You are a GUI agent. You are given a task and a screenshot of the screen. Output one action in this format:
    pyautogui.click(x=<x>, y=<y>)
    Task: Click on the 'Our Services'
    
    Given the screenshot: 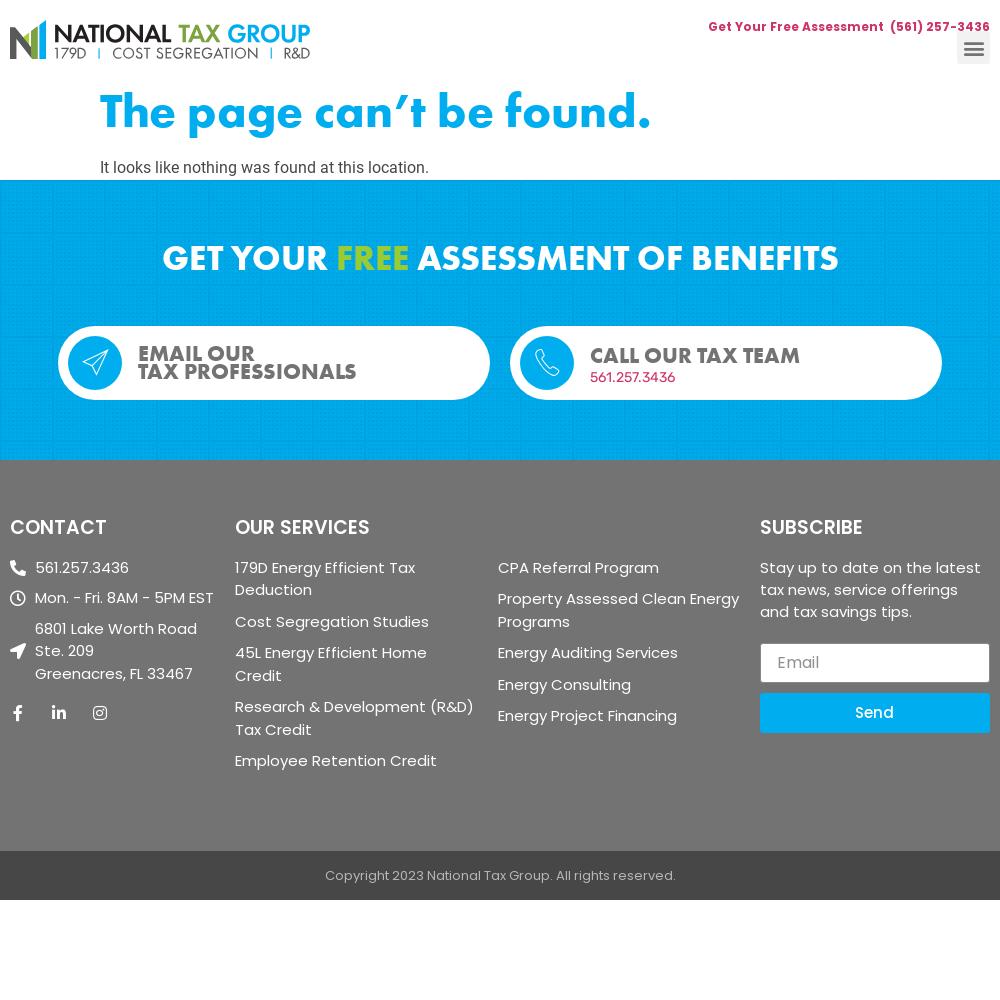 What is the action you would take?
    pyautogui.click(x=234, y=526)
    